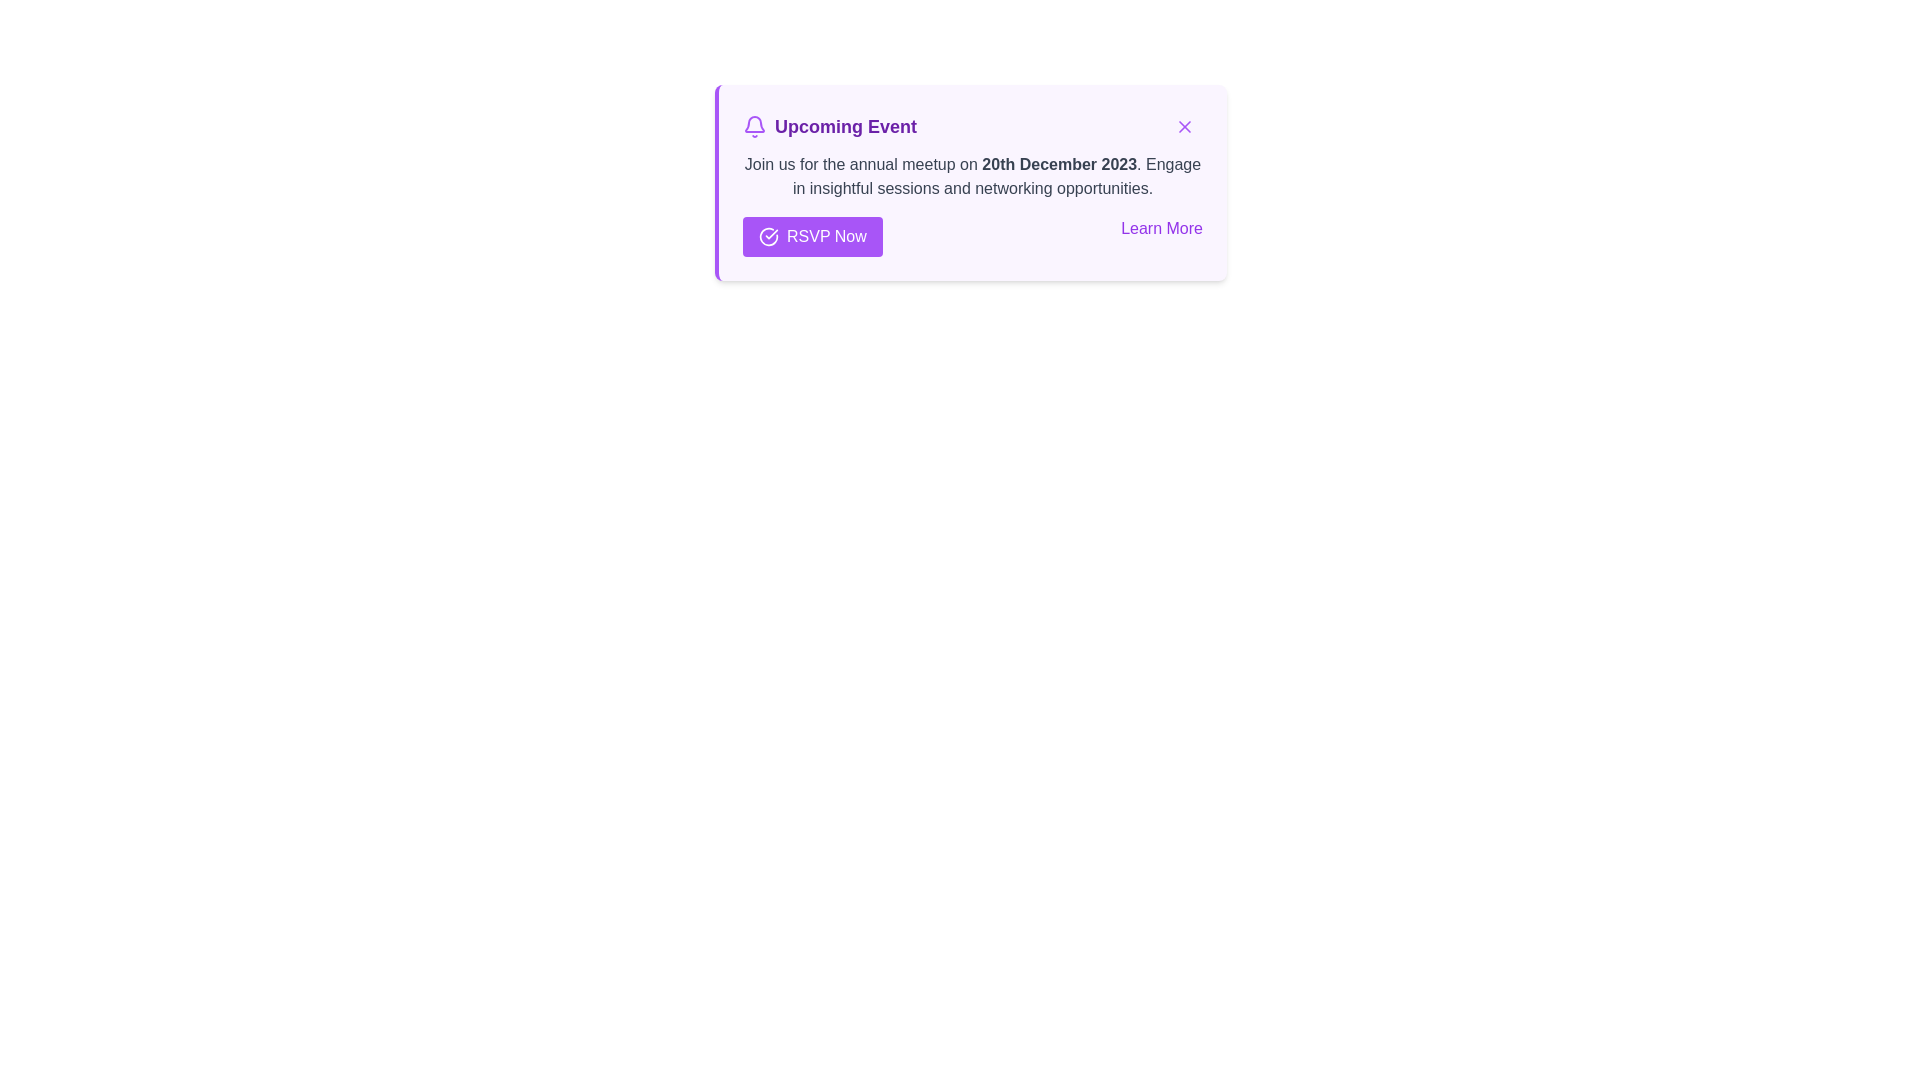 Image resolution: width=1920 pixels, height=1080 pixels. What do you see at coordinates (753, 127) in the screenshot?
I see `the SVG Icon symbolizing notifications for the 'Upcoming Event' header section, positioned at the far left adjacent to the textual header elements` at bounding box center [753, 127].